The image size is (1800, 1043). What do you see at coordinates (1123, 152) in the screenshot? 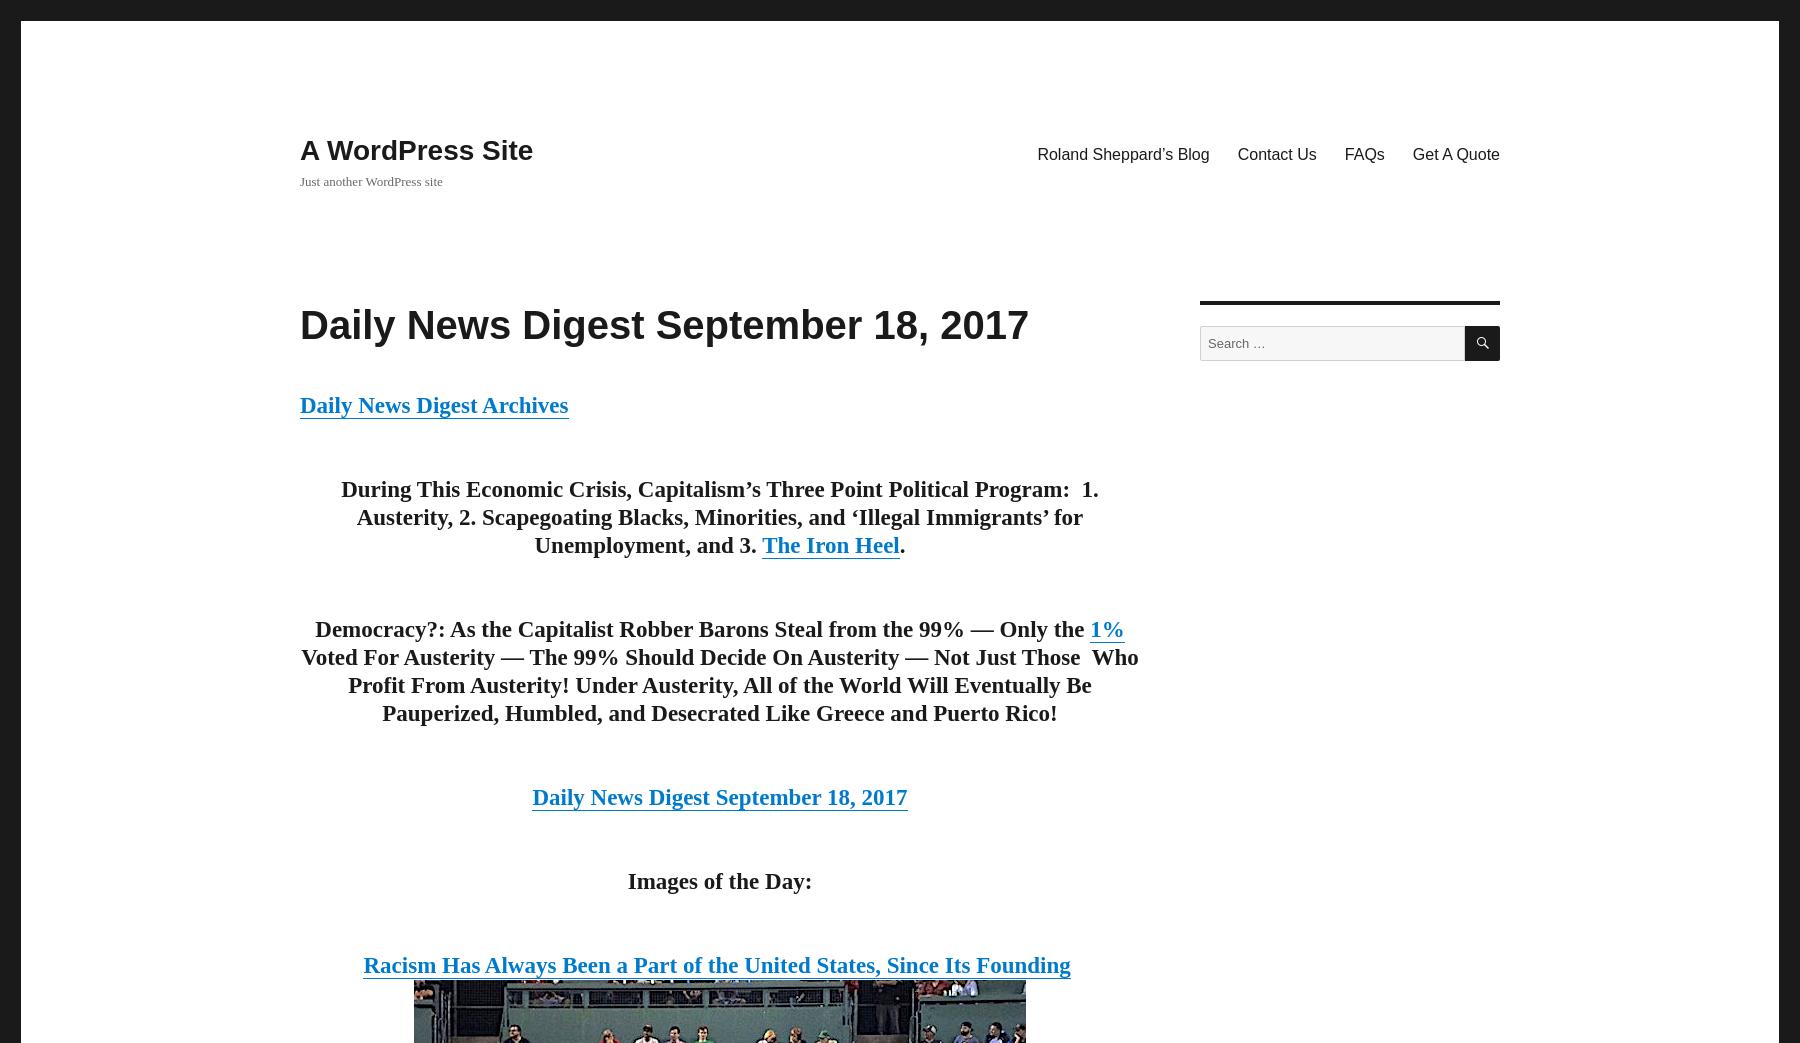
I see `'Roland Sheppard’s Blog'` at bounding box center [1123, 152].